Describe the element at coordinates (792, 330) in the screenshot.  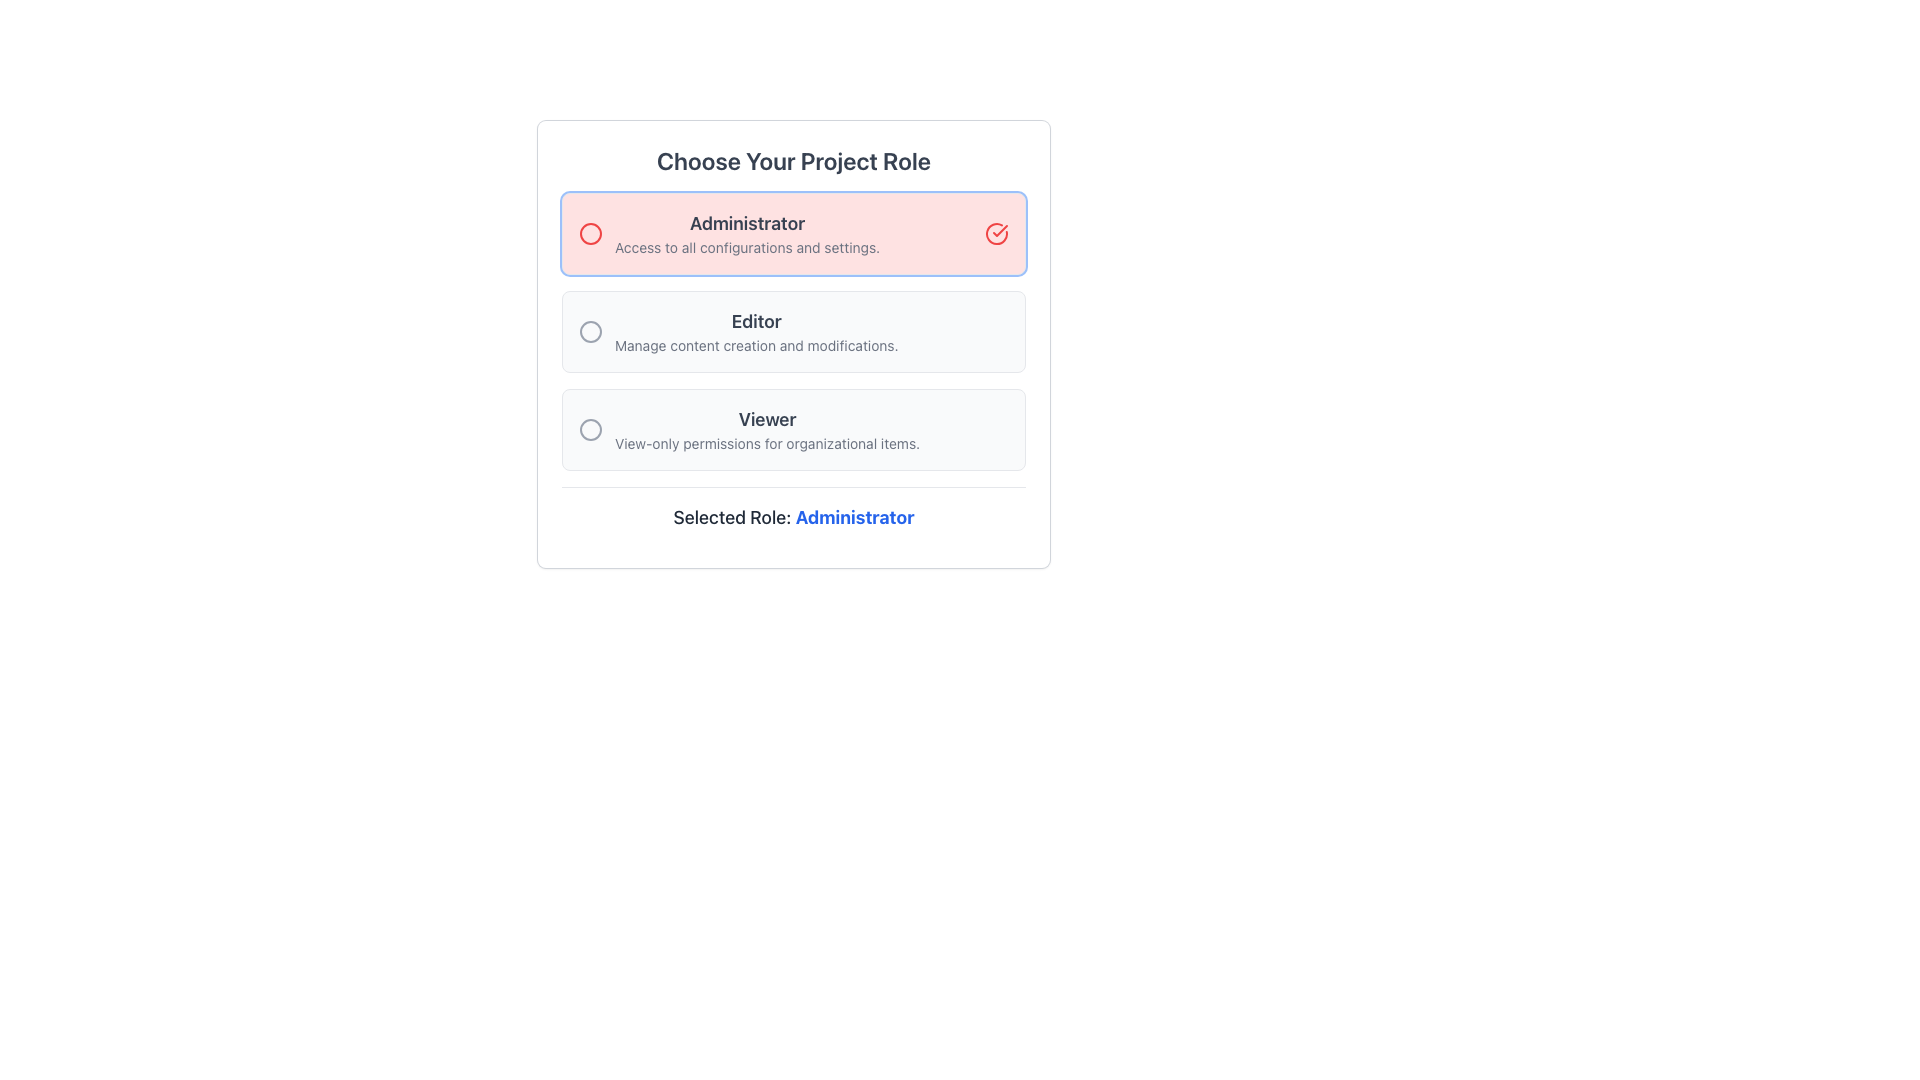
I see `the 'Editor' radio button group item` at that location.